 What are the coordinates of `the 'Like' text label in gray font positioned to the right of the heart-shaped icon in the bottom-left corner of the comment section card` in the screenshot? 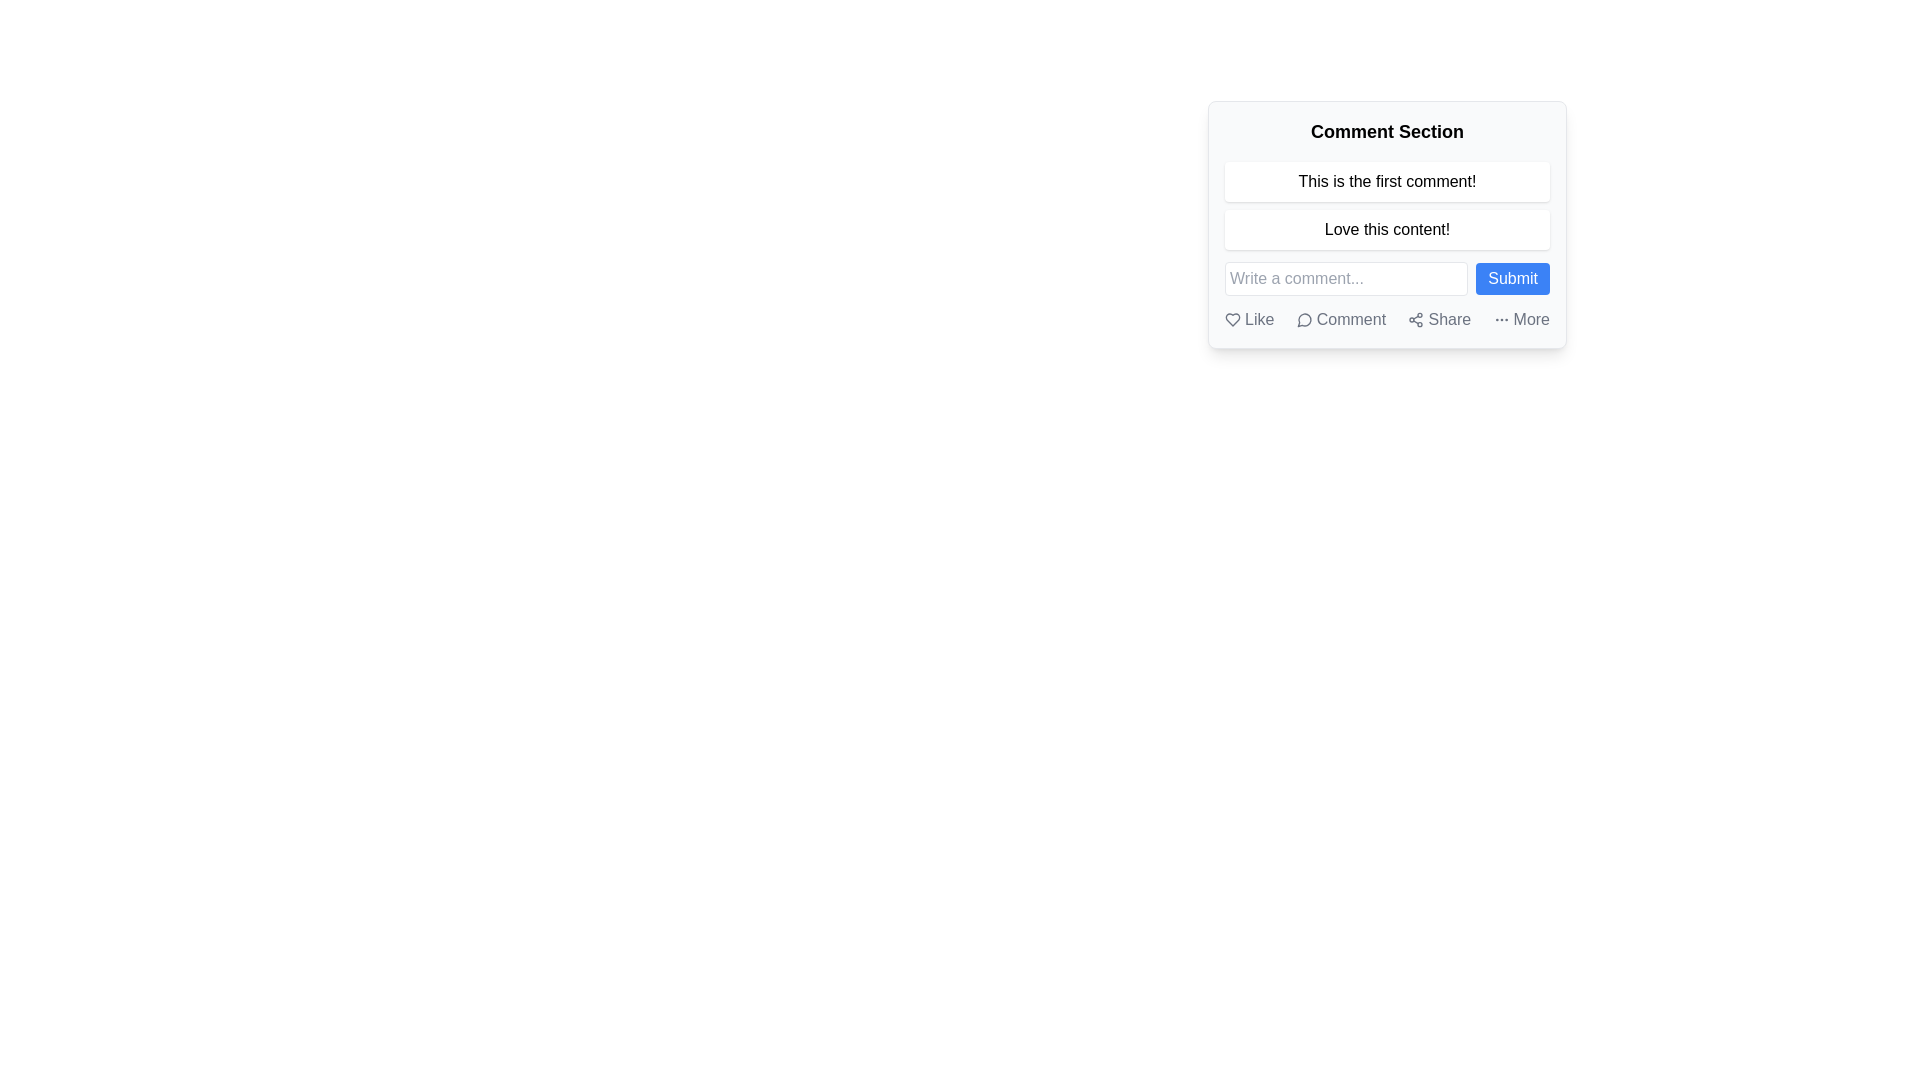 It's located at (1258, 319).